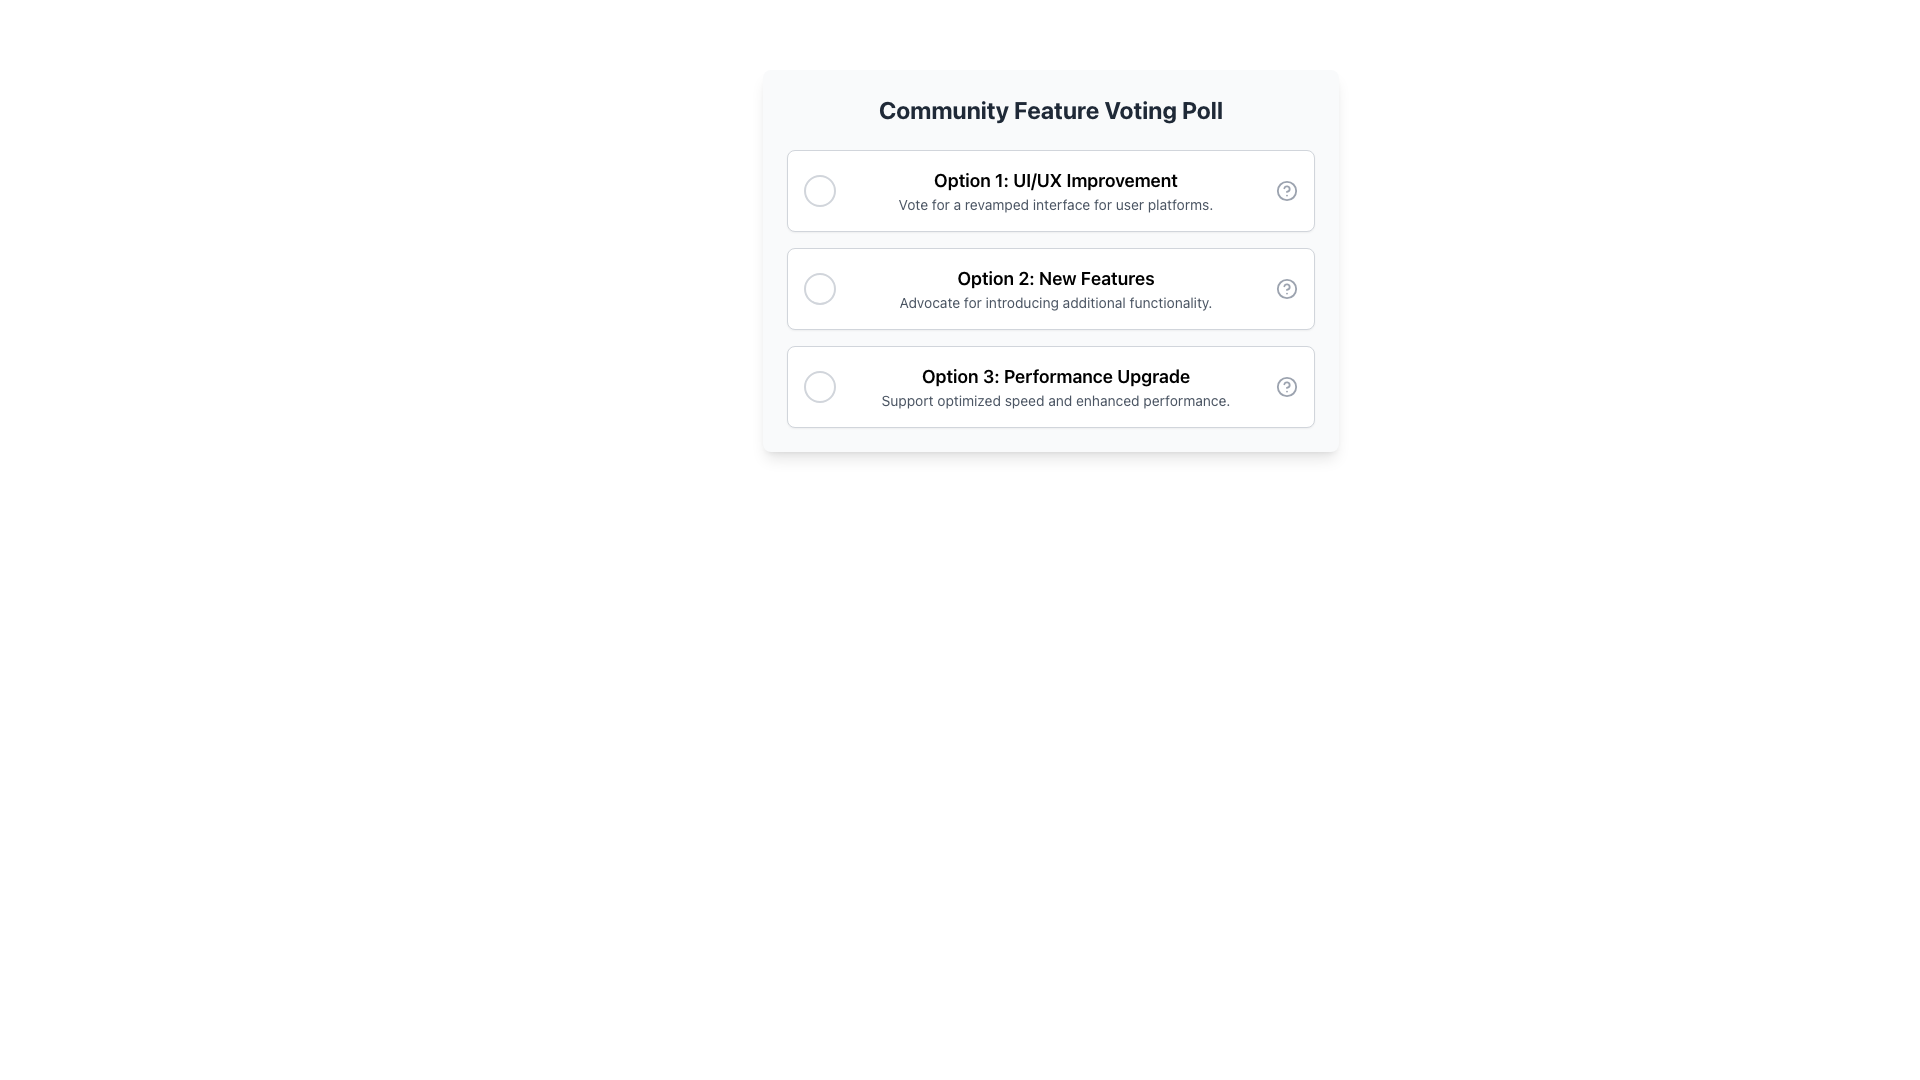  What do you see at coordinates (1055, 289) in the screenshot?
I see `the label 'Option 2: New Features'` at bounding box center [1055, 289].